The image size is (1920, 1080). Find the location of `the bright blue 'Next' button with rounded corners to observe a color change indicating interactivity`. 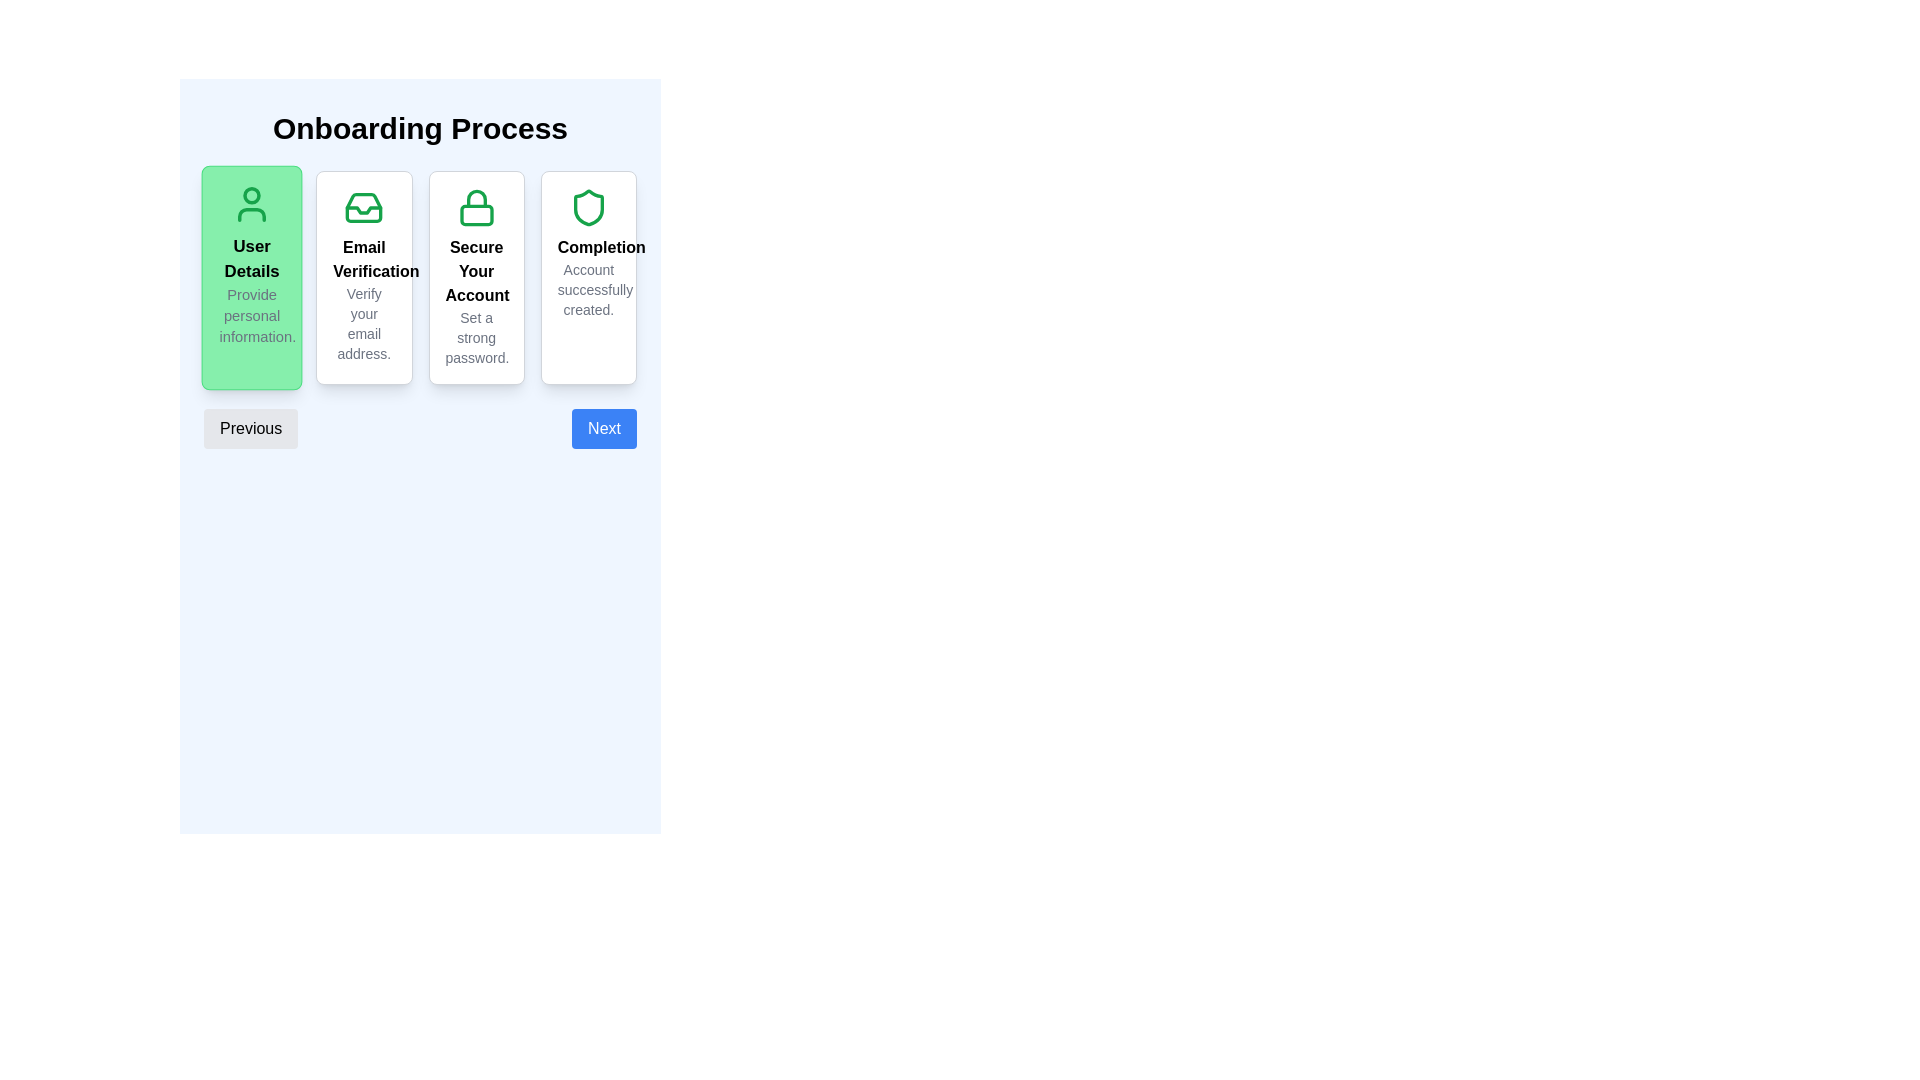

the bright blue 'Next' button with rounded corners to observe a color change indicating interactivity is located at coordinates (603, 427).